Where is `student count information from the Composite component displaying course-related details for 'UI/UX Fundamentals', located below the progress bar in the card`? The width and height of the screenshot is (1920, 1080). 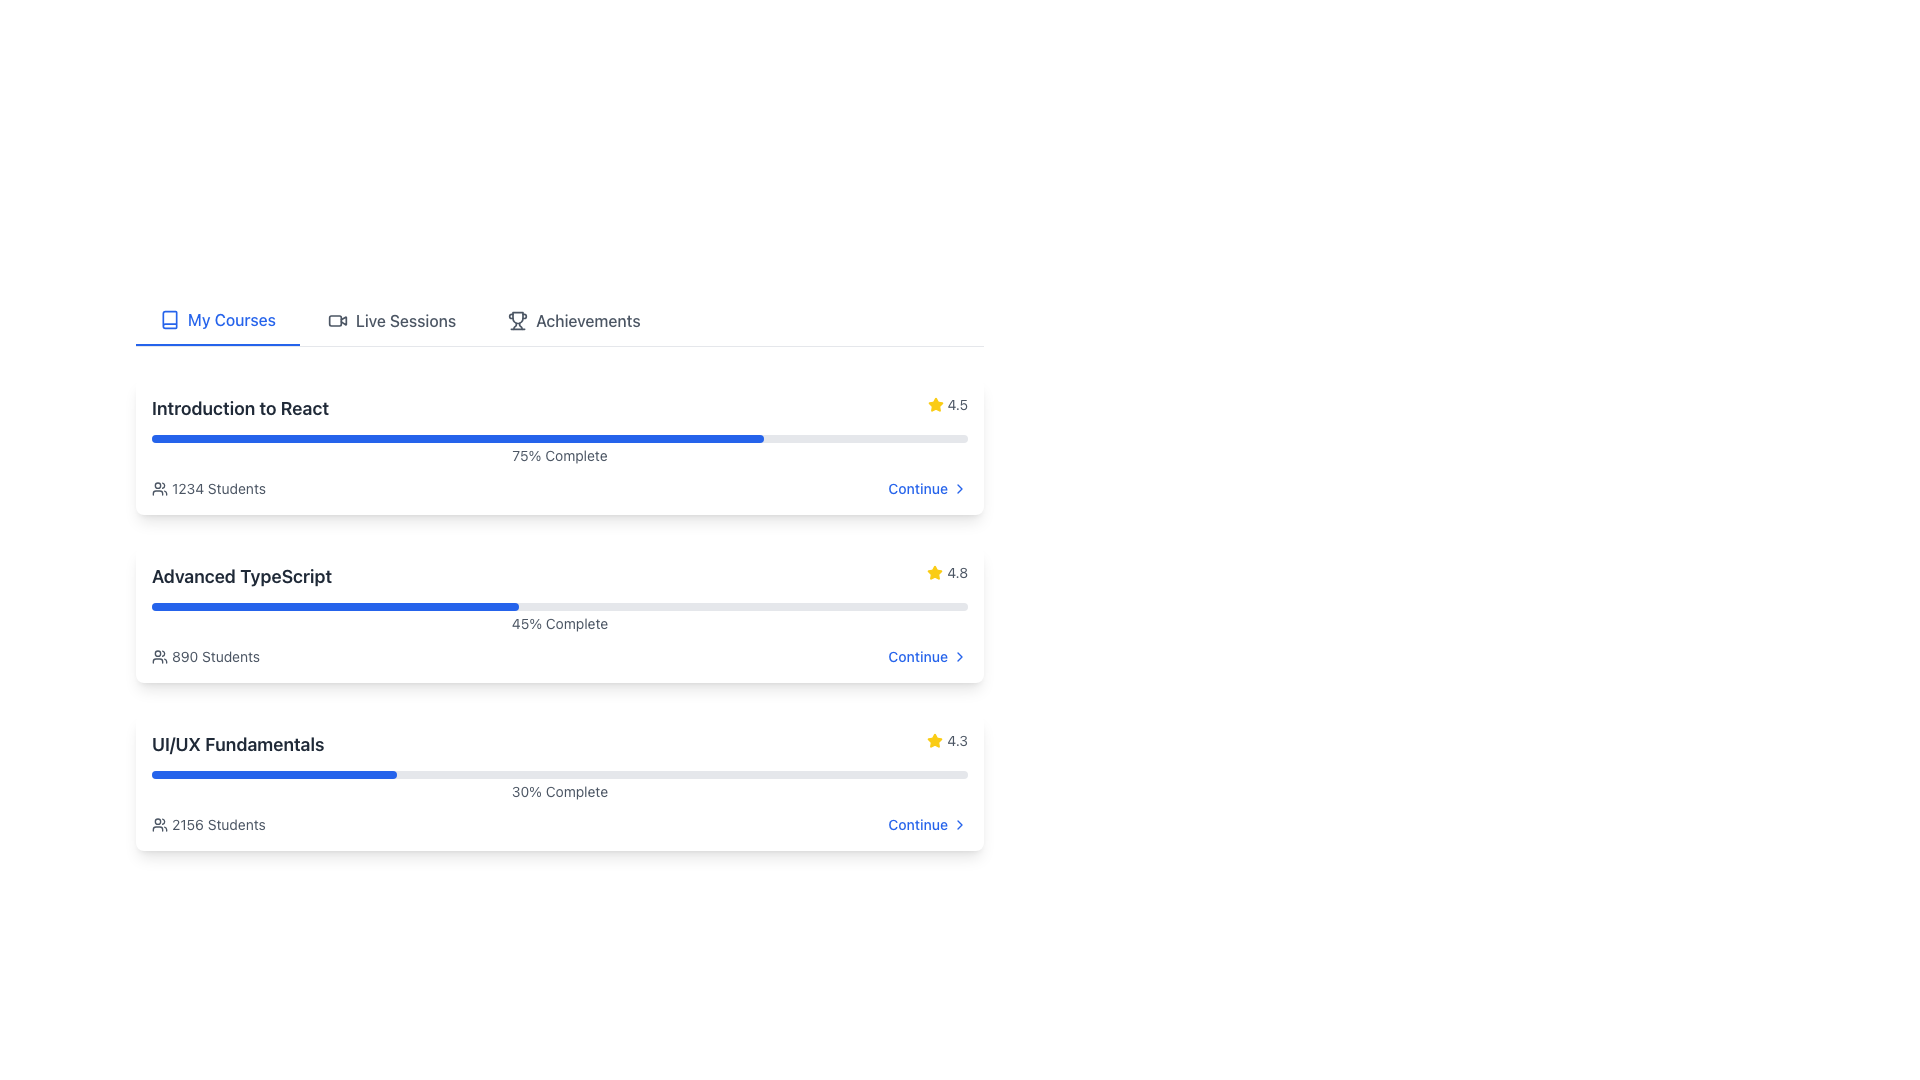
student count information from the Composite component displaying course-related details for 'UI/UX Fundamentals', located below the progress bar in the card is located at coordinates (560, 825).